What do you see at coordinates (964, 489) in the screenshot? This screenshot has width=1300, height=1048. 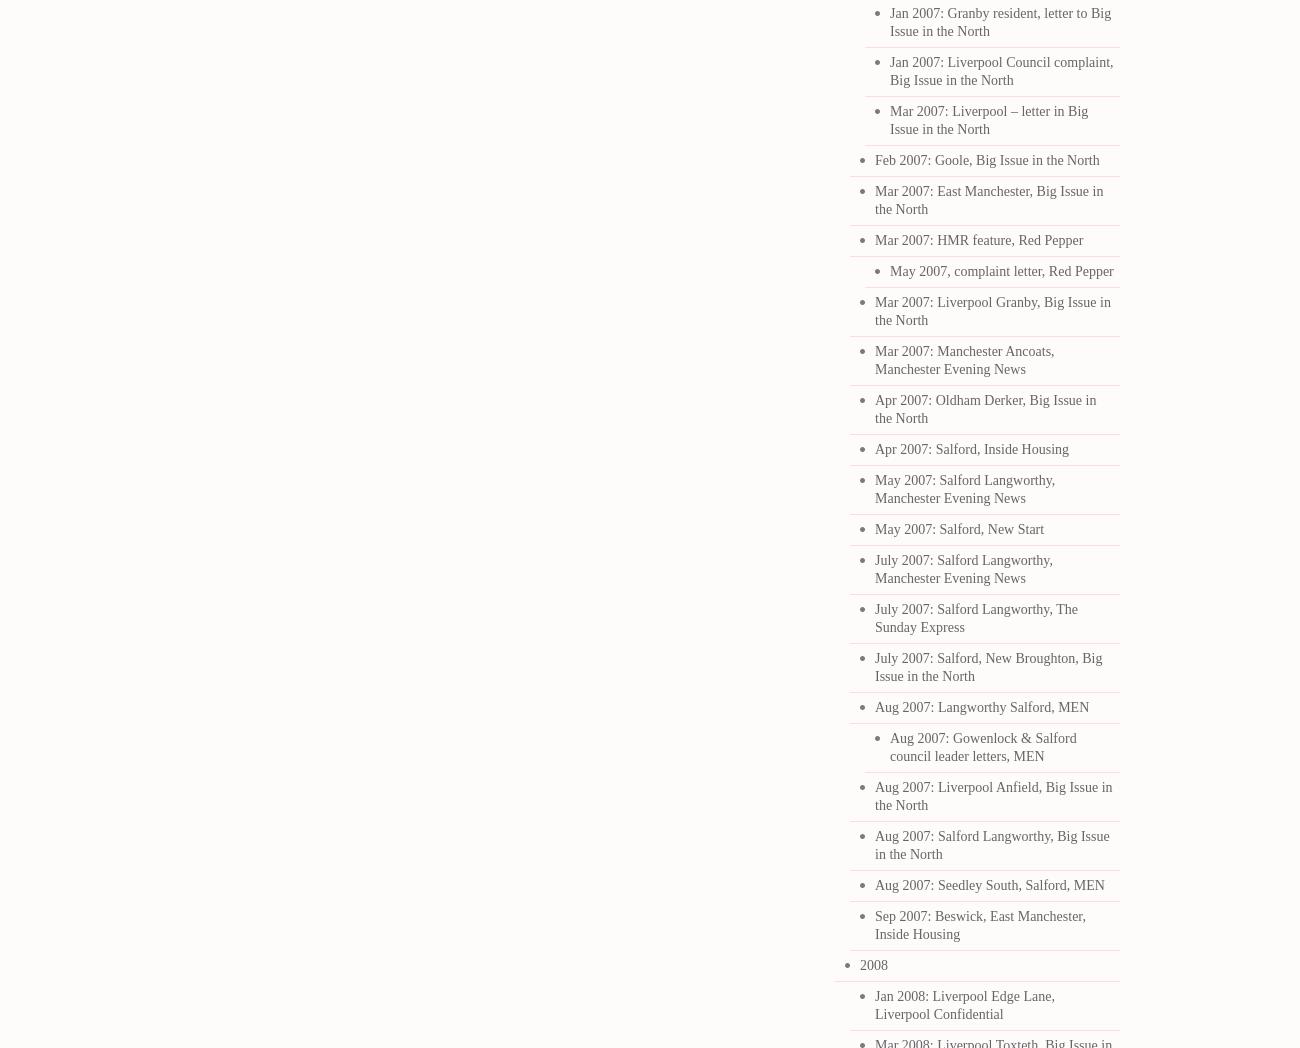 I see `'May 2007: Salford Langworthy, Manchester Evening News'` at bounding box center [964, 489].